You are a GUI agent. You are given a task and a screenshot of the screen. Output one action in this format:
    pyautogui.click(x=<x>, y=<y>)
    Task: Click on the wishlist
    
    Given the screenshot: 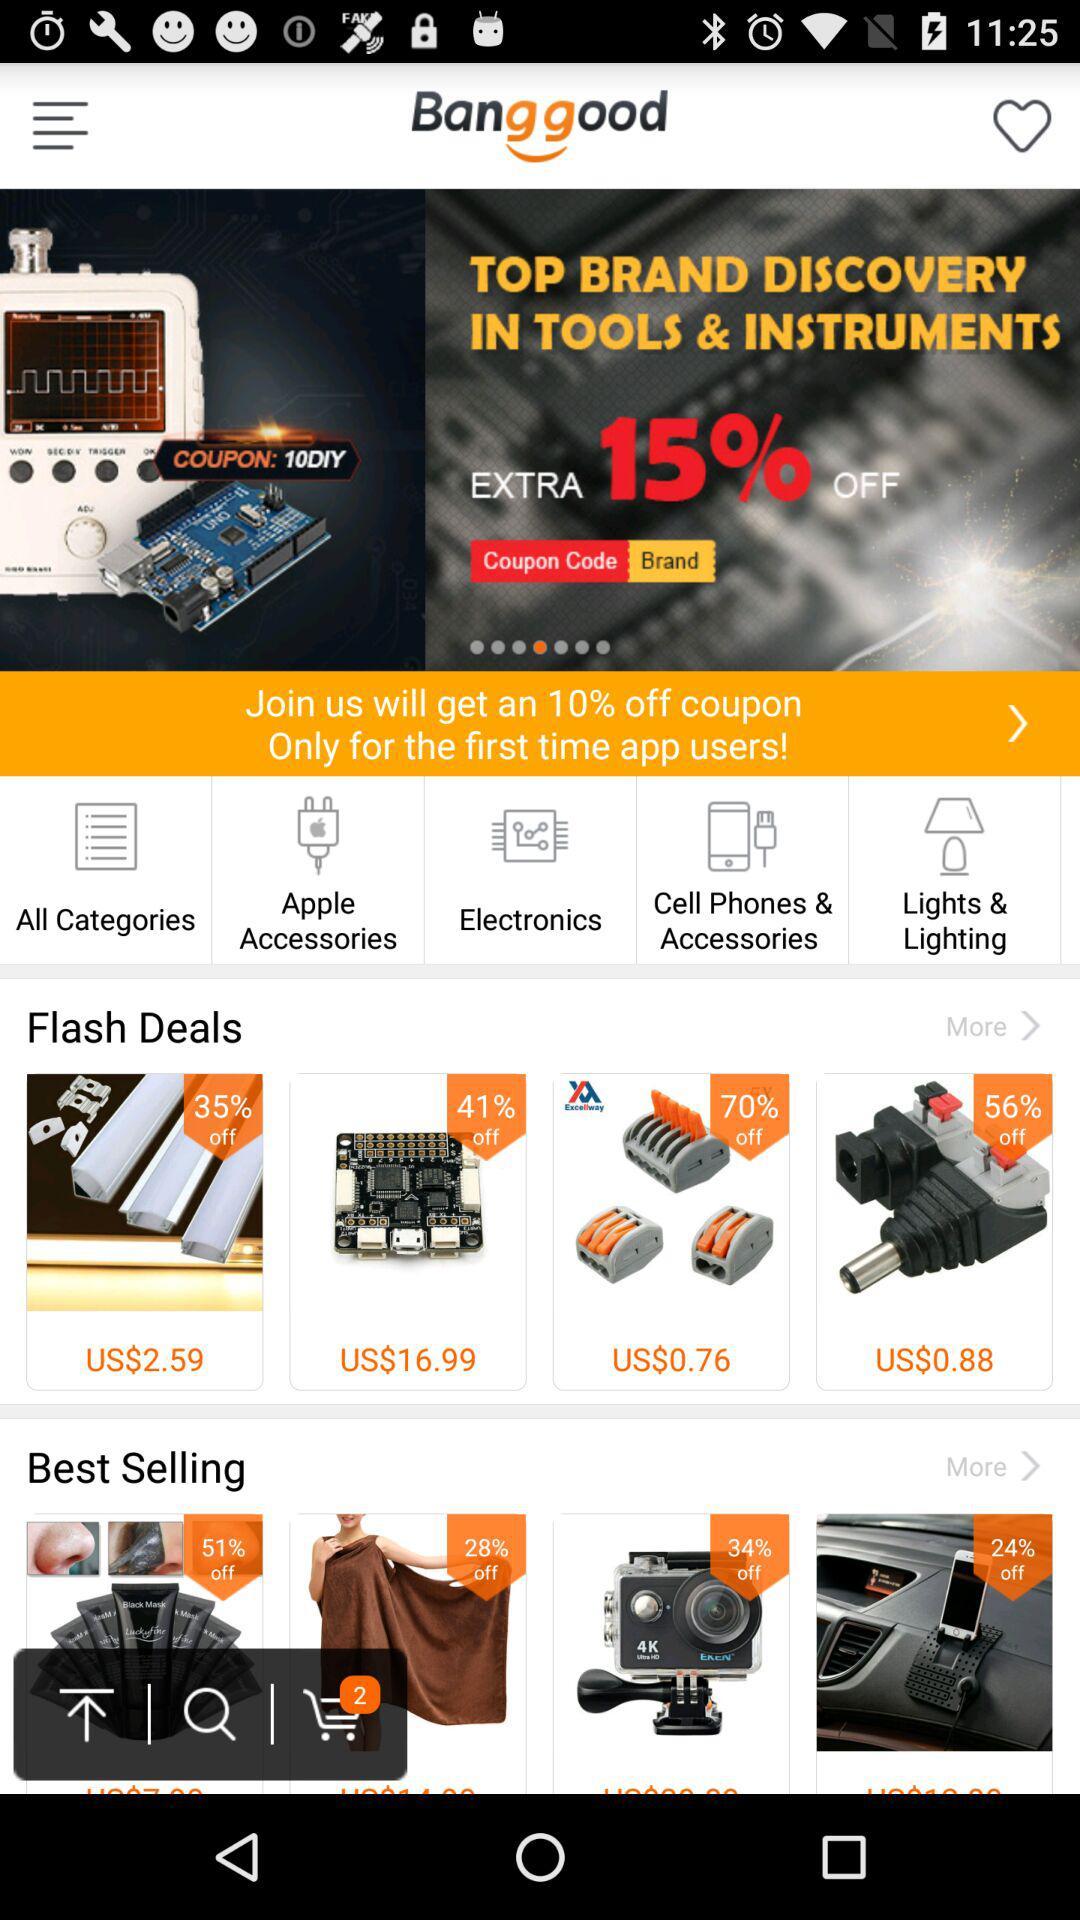 What is the action you would take?
    pyautogui.click(x=1022, y=124)
    